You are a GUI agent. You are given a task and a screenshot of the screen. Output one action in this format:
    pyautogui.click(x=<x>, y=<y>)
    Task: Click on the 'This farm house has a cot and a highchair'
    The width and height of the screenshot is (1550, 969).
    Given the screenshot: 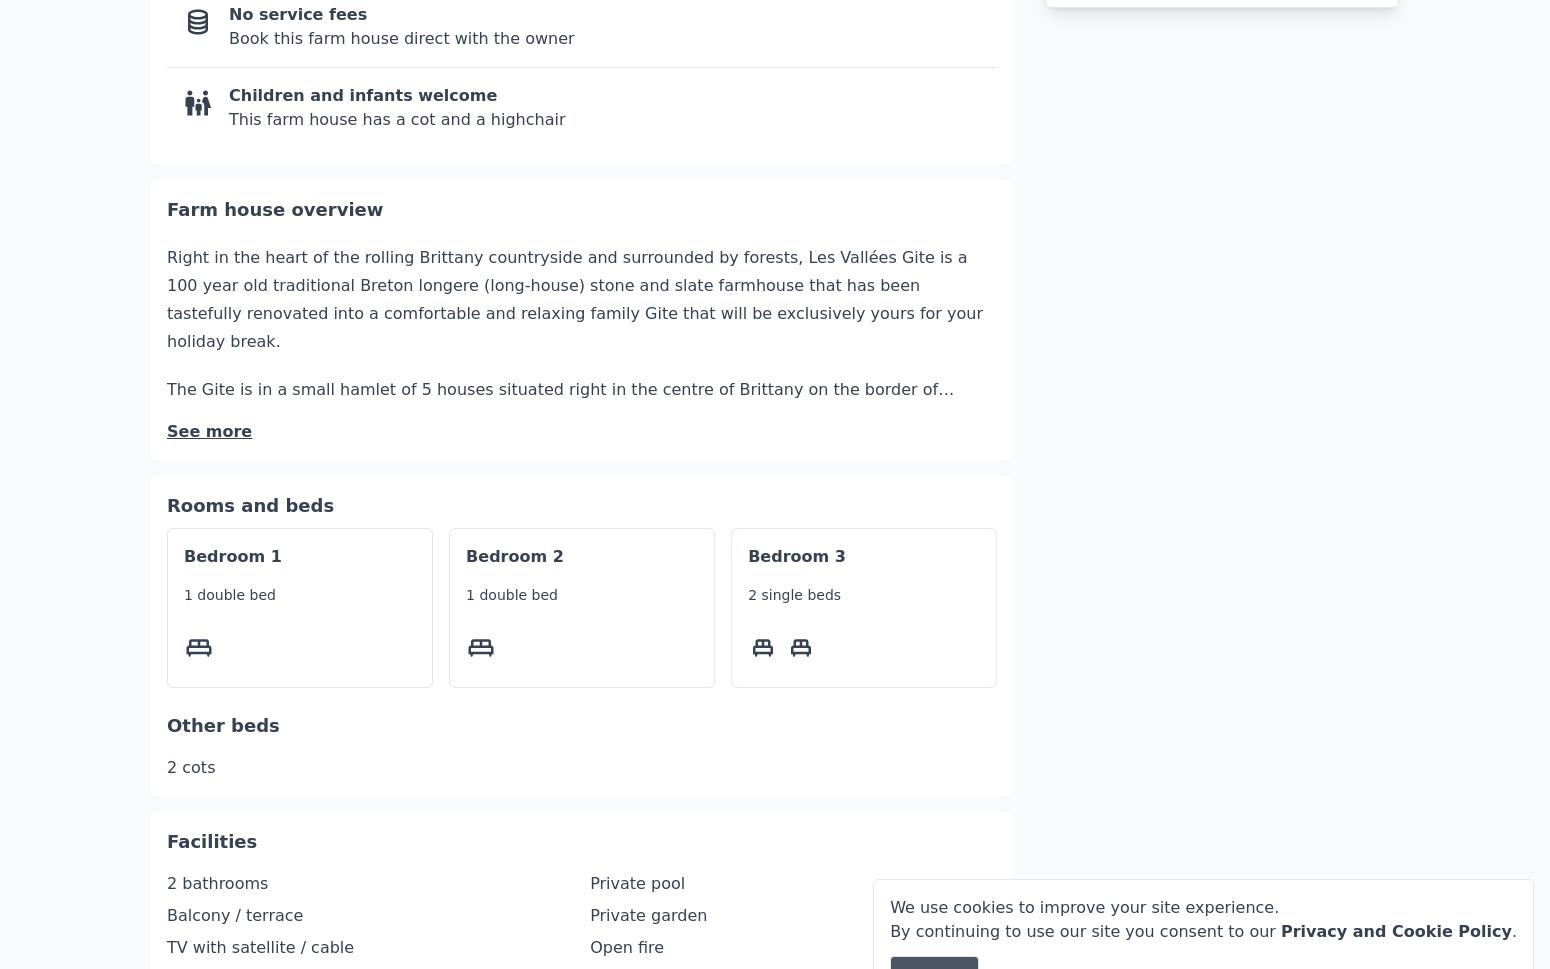 What is the action you would take?
    pyautogui.click(x=396, y=58)
    